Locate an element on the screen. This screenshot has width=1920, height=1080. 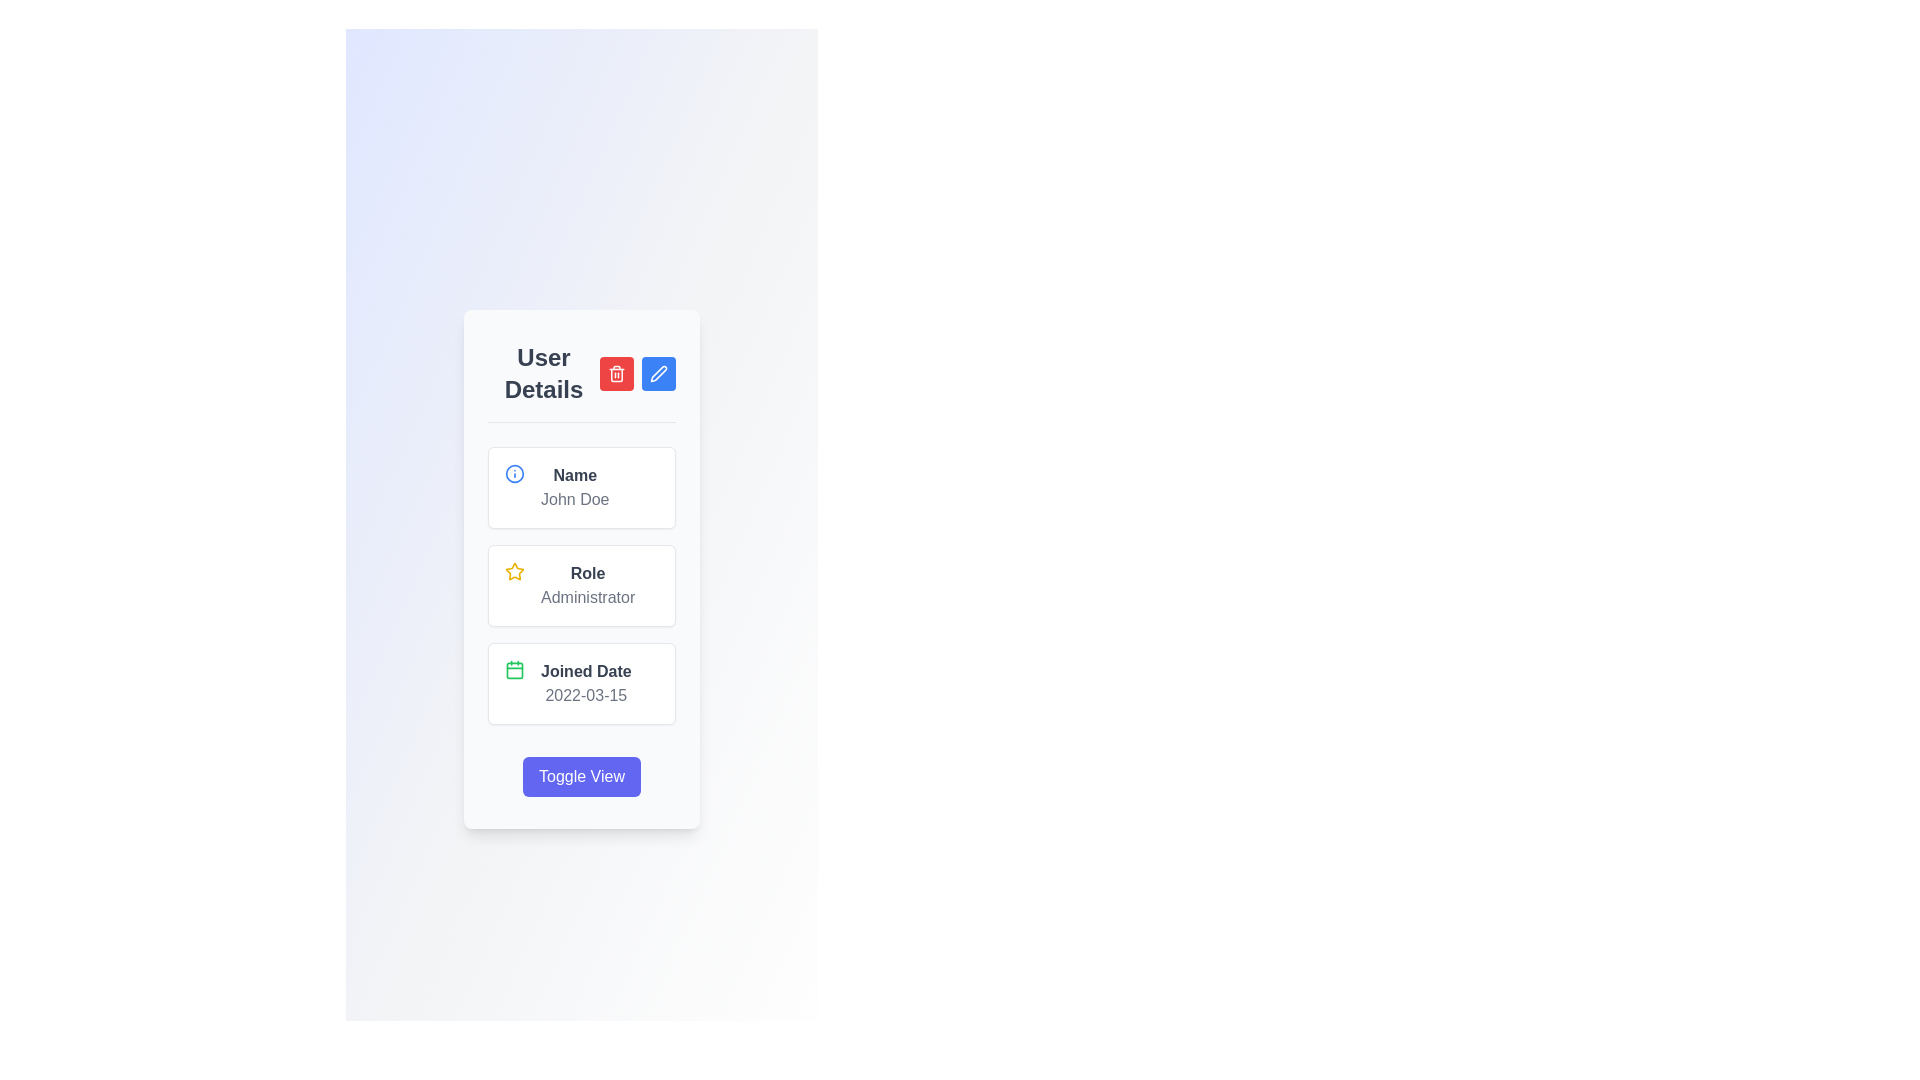
the 'Administrator' label located below the 'Role' text in the central information panel under the 'User Details' section is located at coordinates (587, 596).